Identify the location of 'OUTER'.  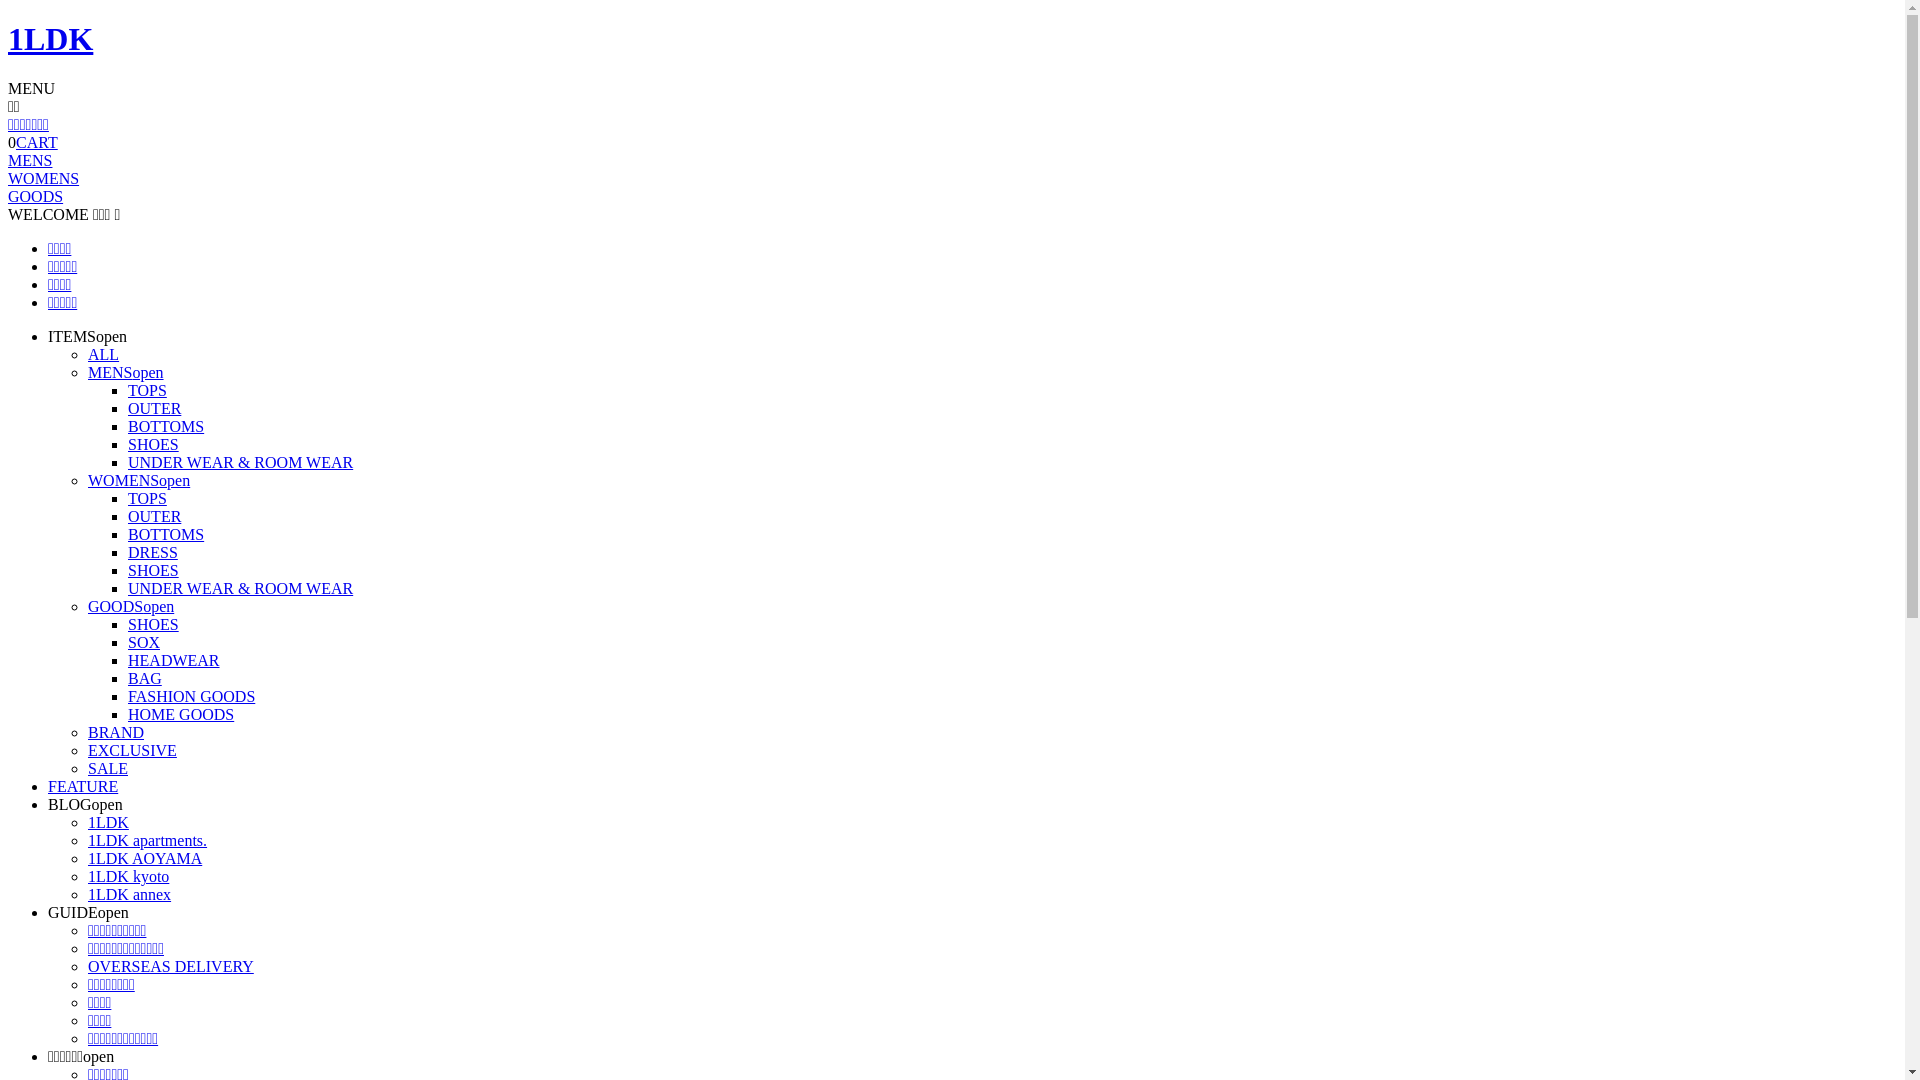
(127, 407).